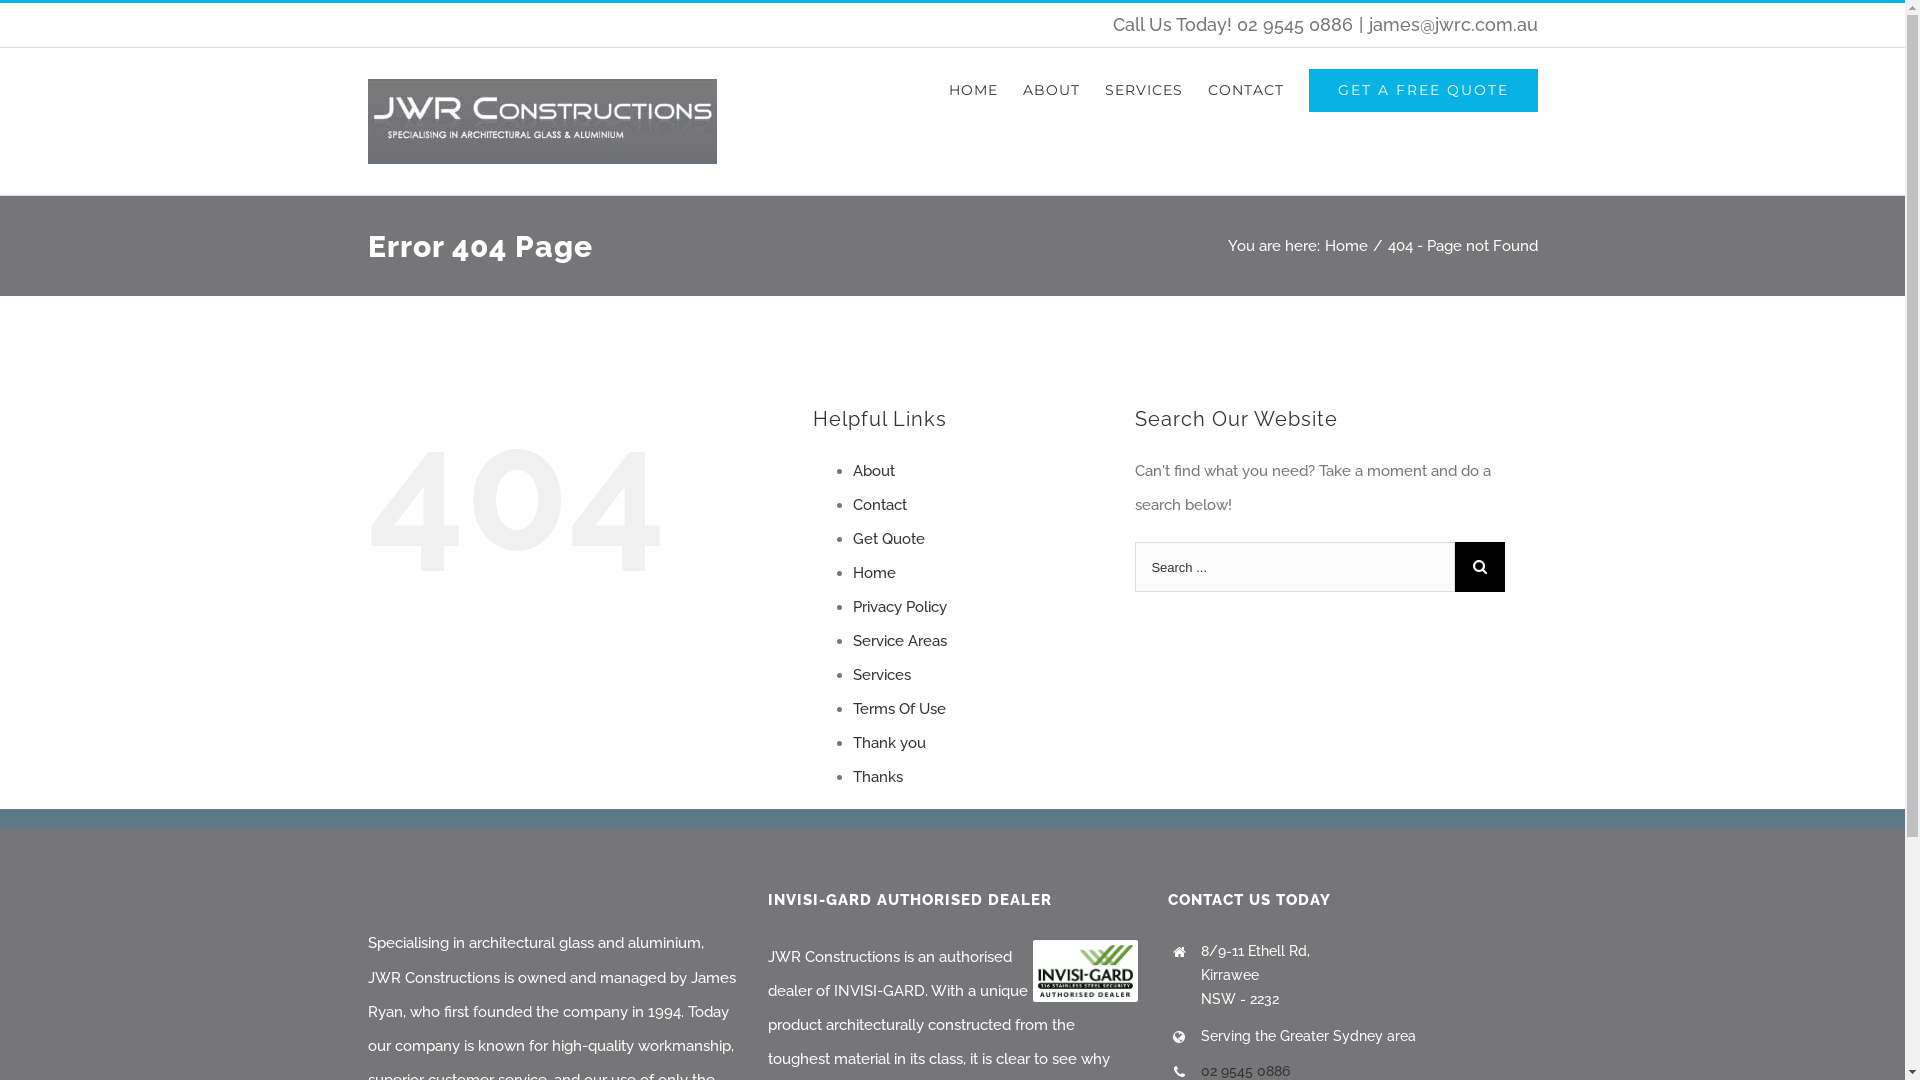 Image resolution: width=1920 pixels, height=1080 pixels. Describe the element at coordinates (1345, 245) in the screenshot. I see `'Home'` at that location.